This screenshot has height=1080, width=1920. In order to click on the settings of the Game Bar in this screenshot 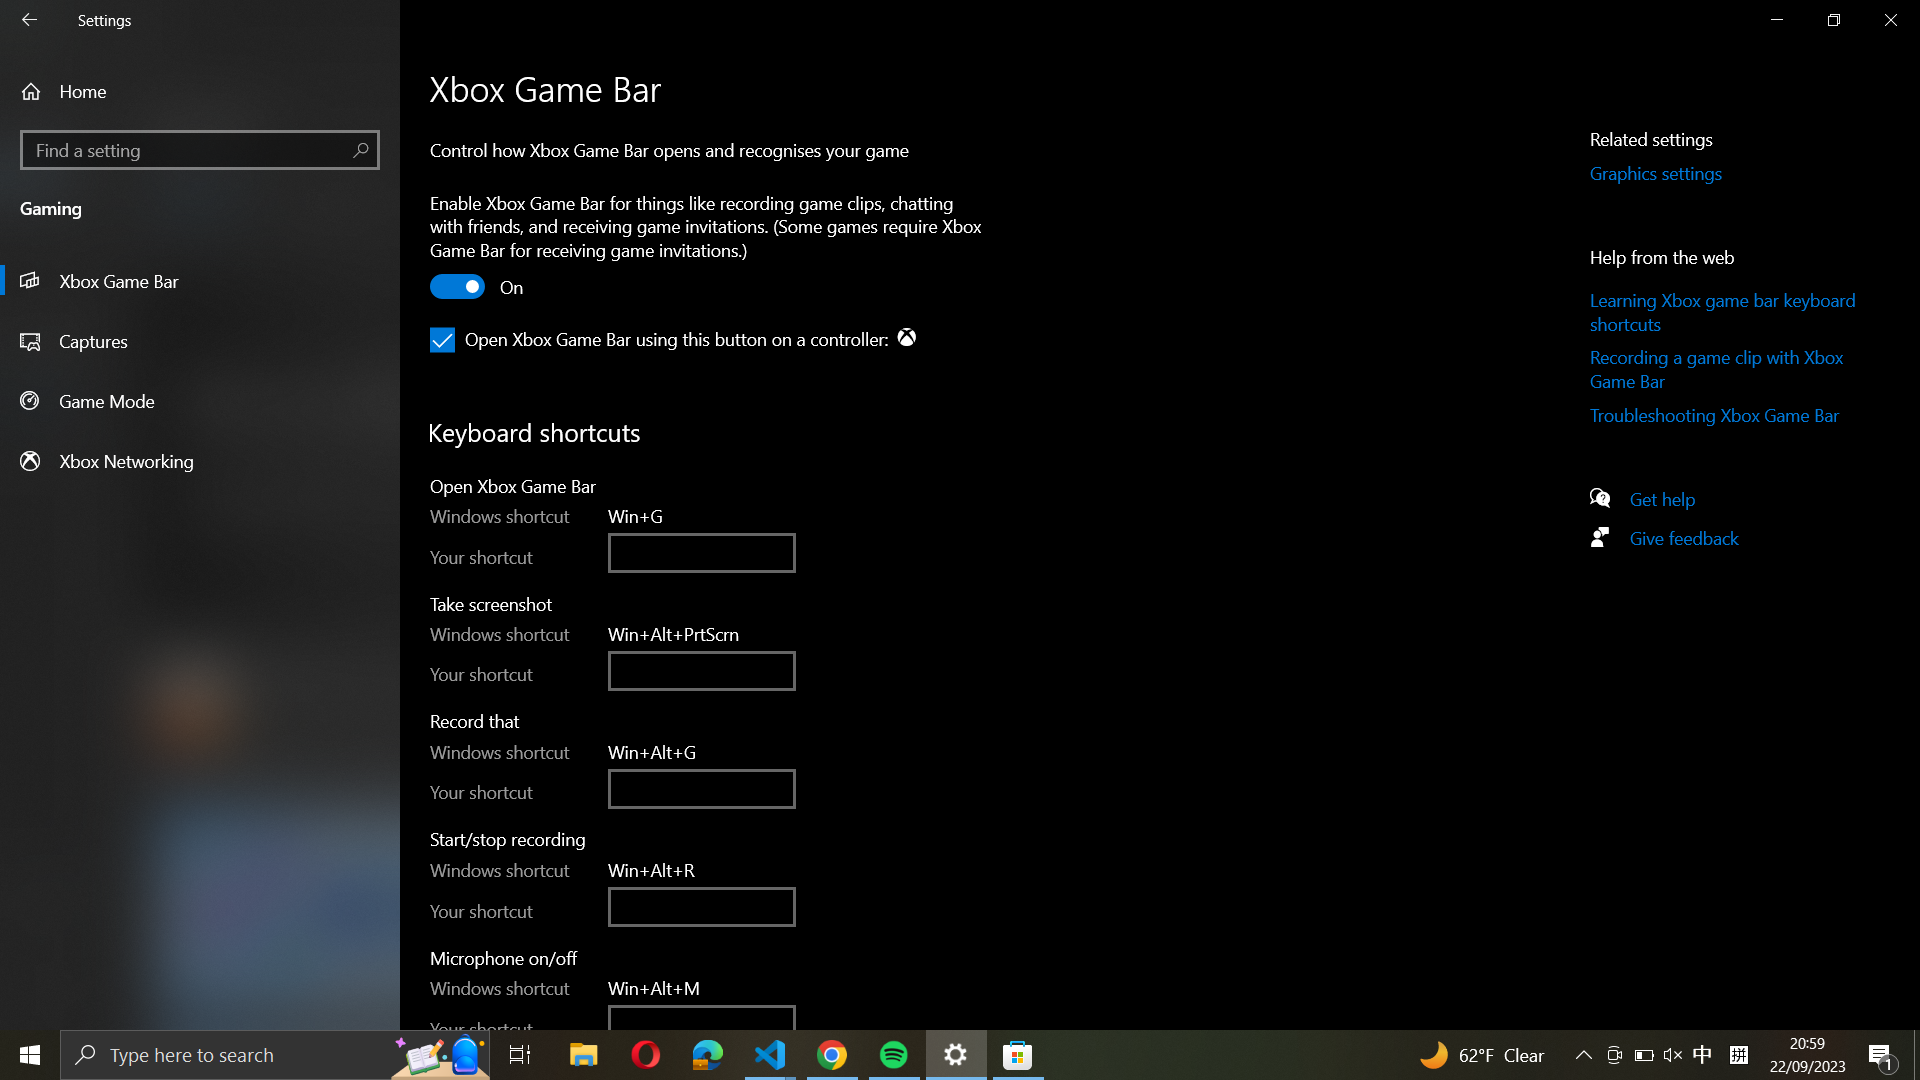, I will do `click(198, 281)`.